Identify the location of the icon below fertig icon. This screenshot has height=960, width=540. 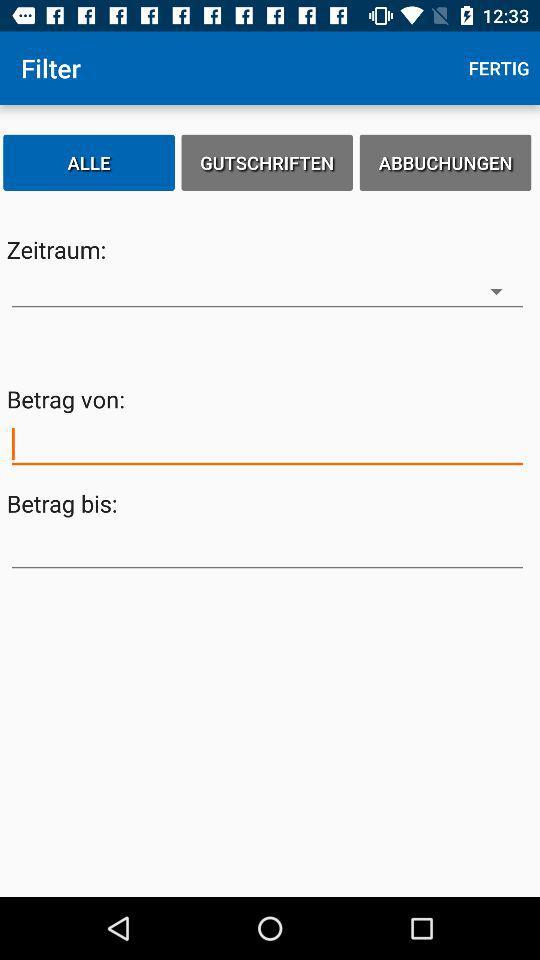
(445, 161).